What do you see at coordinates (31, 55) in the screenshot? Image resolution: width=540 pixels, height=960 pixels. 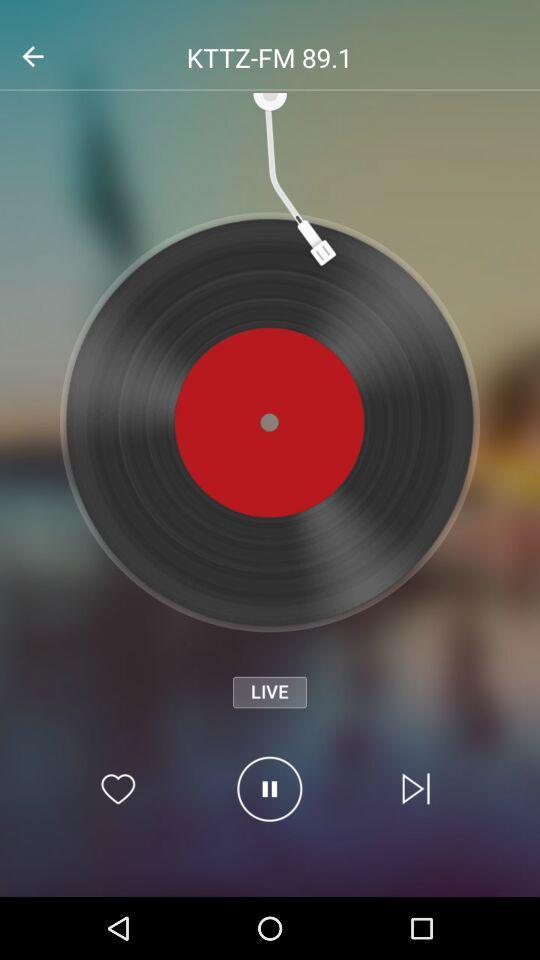 I see `the arrow_backward icon` at bounding box center [31, 55].